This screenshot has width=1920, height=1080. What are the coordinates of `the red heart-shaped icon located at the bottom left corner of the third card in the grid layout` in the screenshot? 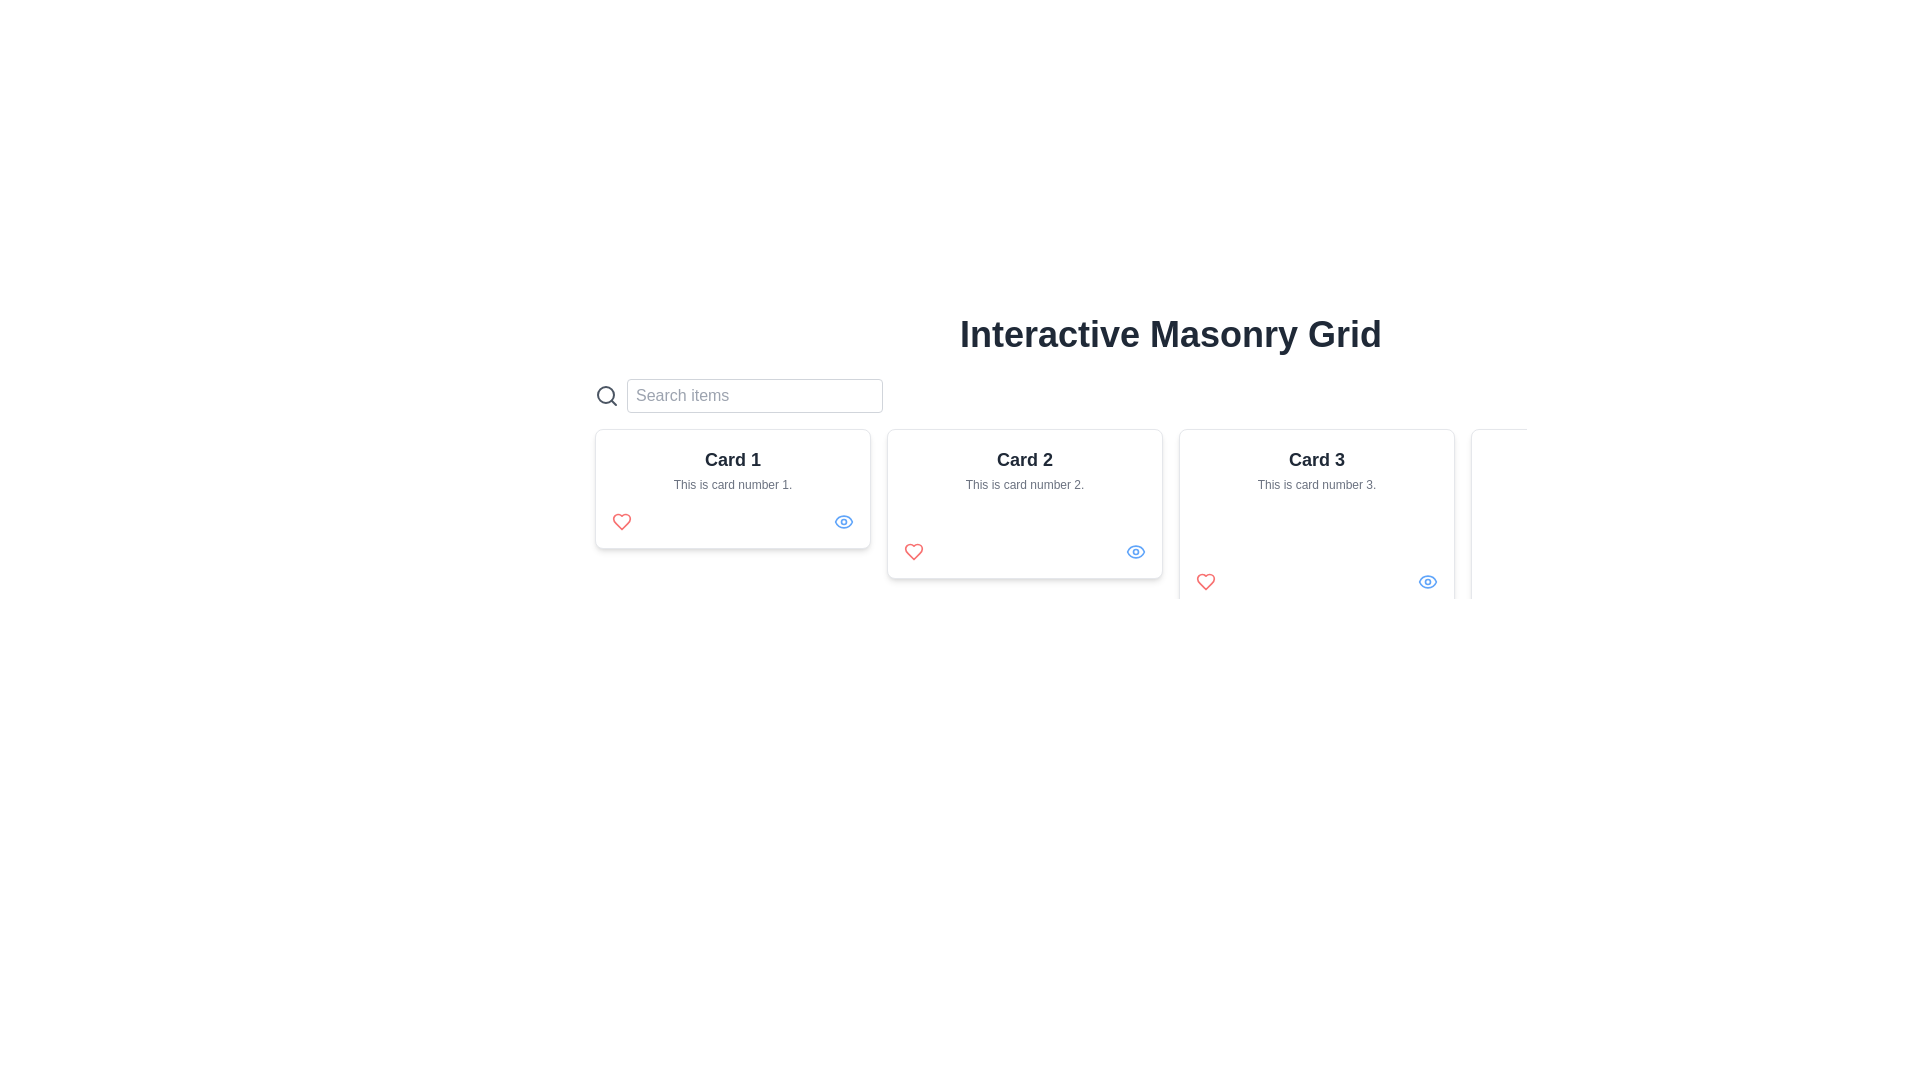 It's located at (1204, 582).